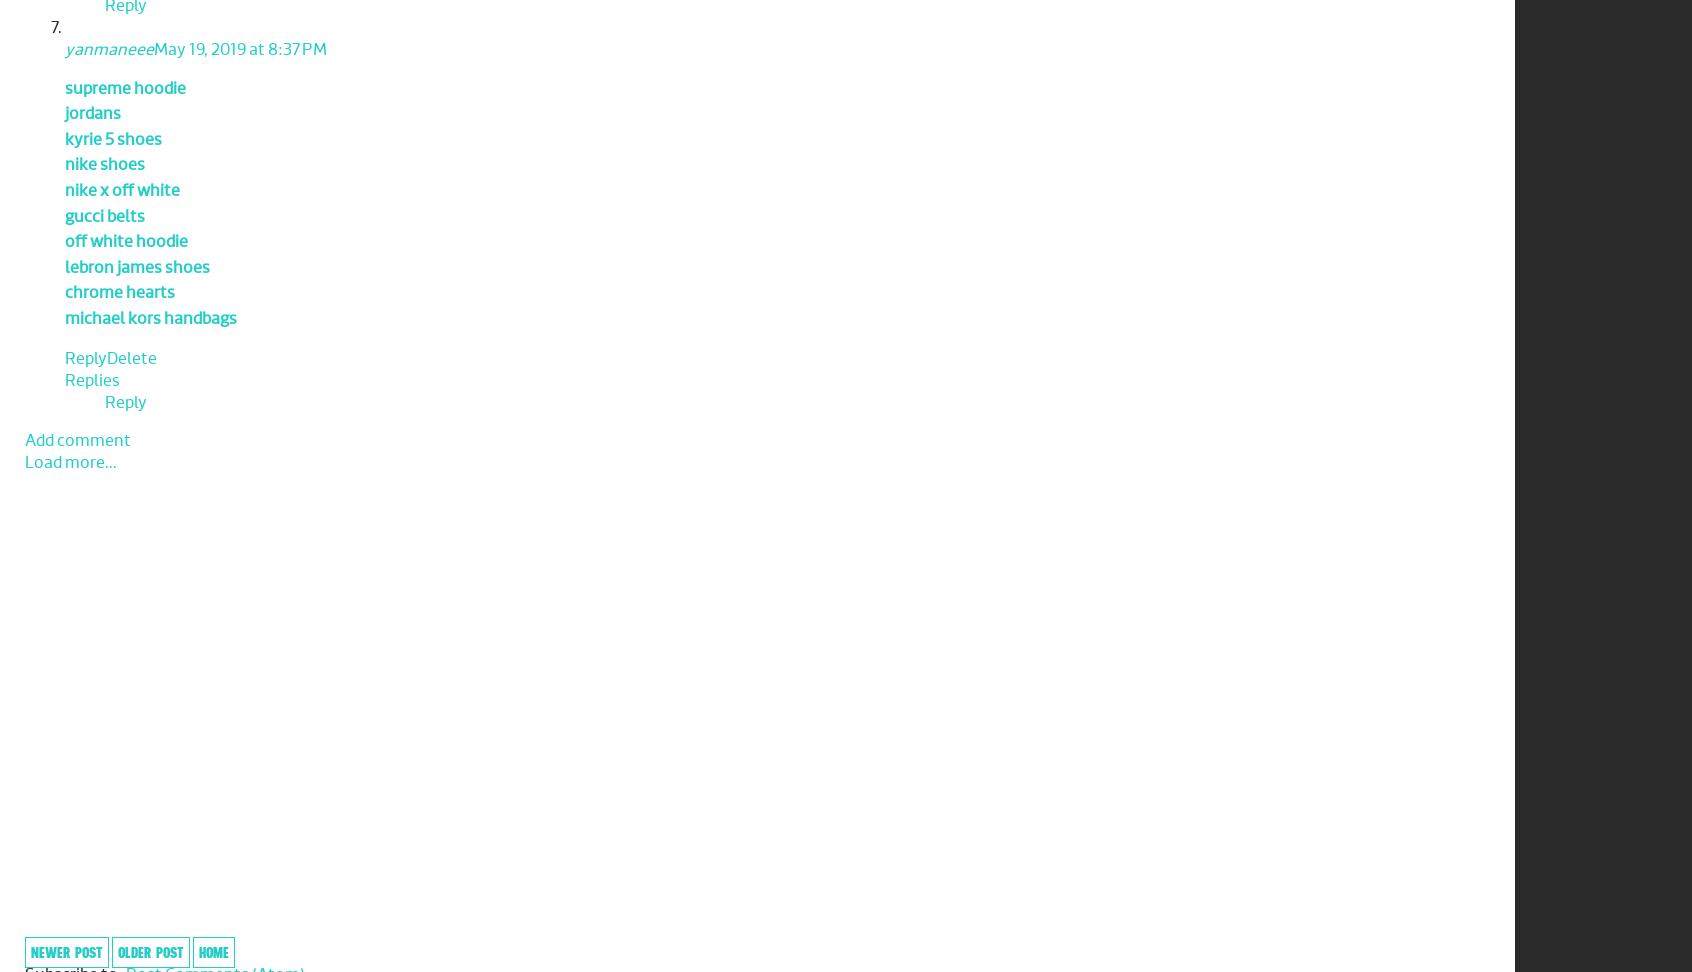  What do you see at coordinates (92, 379) in the screenshot?
I see `'Replies'` at bounding box center [92, 379].